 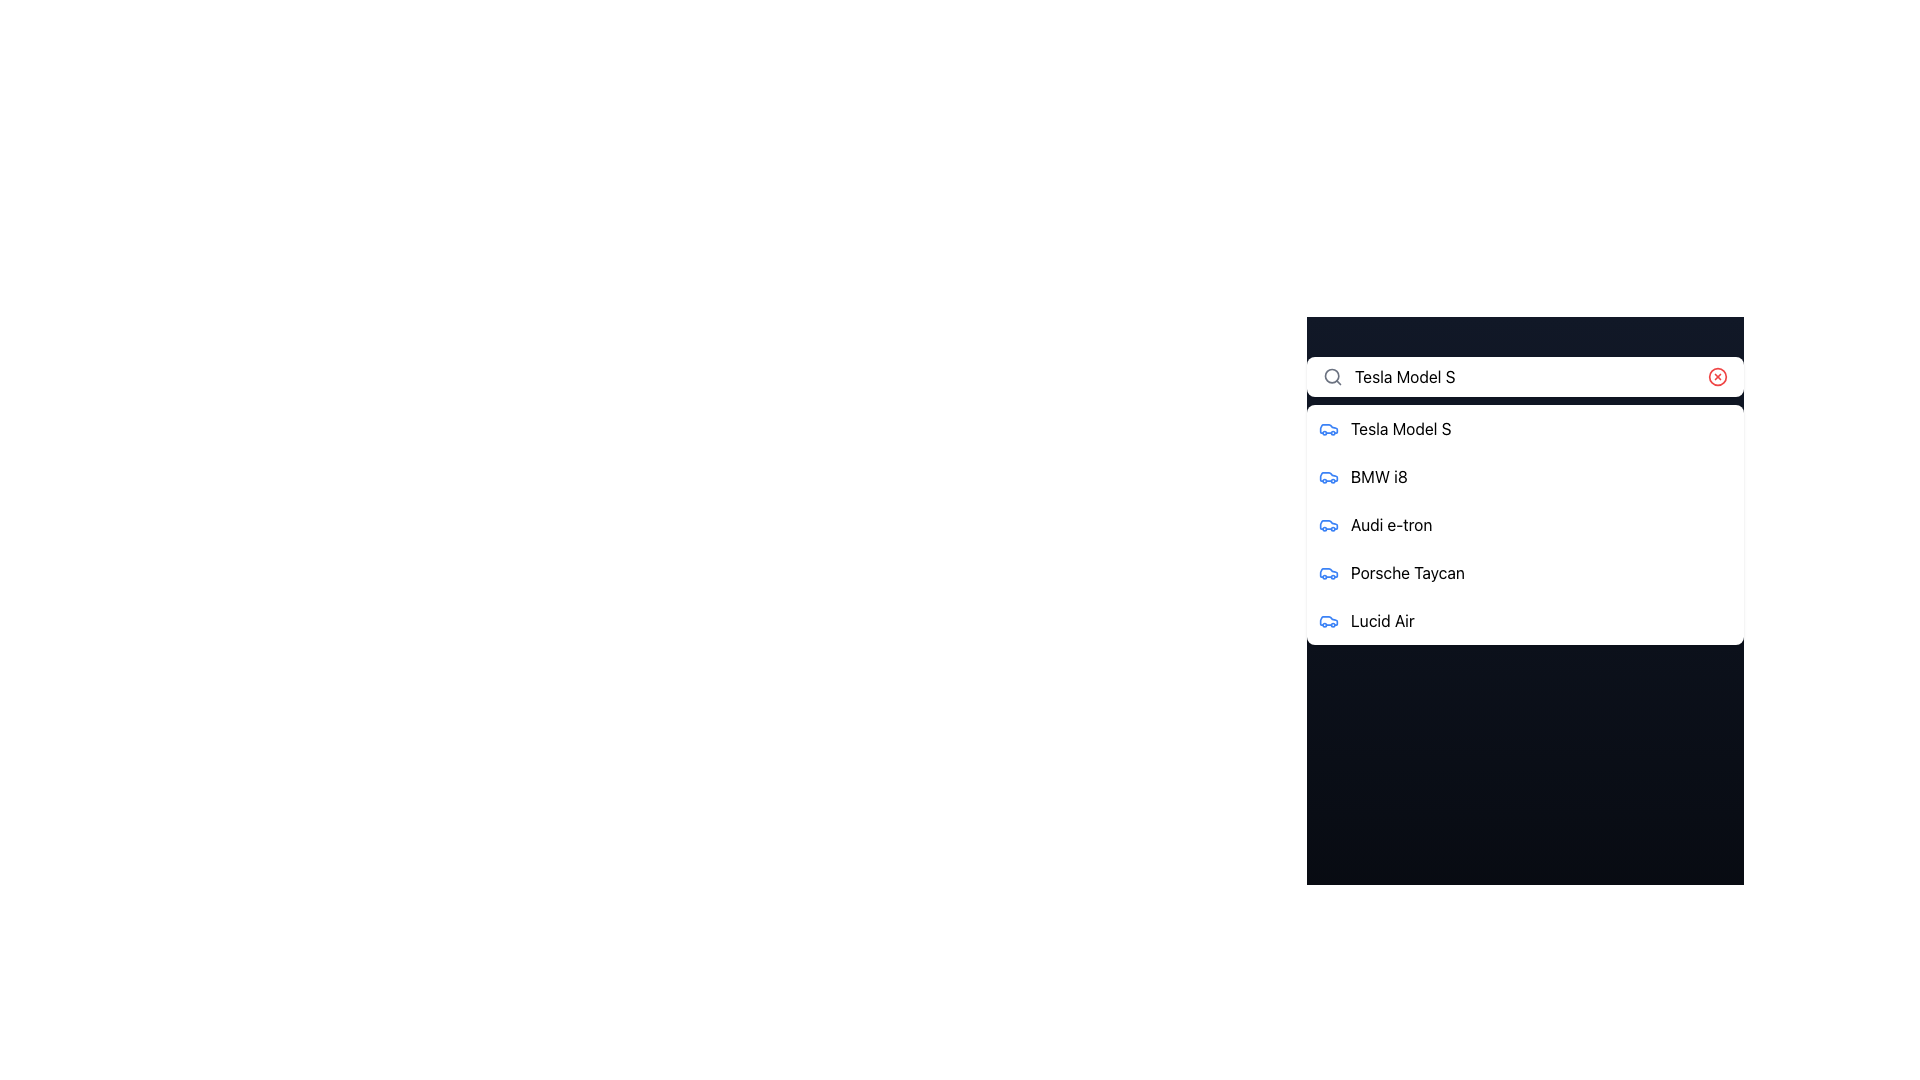 What do you see at coordinates (1329, 620) in the screenshot?
I see `the icon representing 'Lucid Air', which is the fifth icon in the dropdown list of car options` at bounding box center [1329, 620].